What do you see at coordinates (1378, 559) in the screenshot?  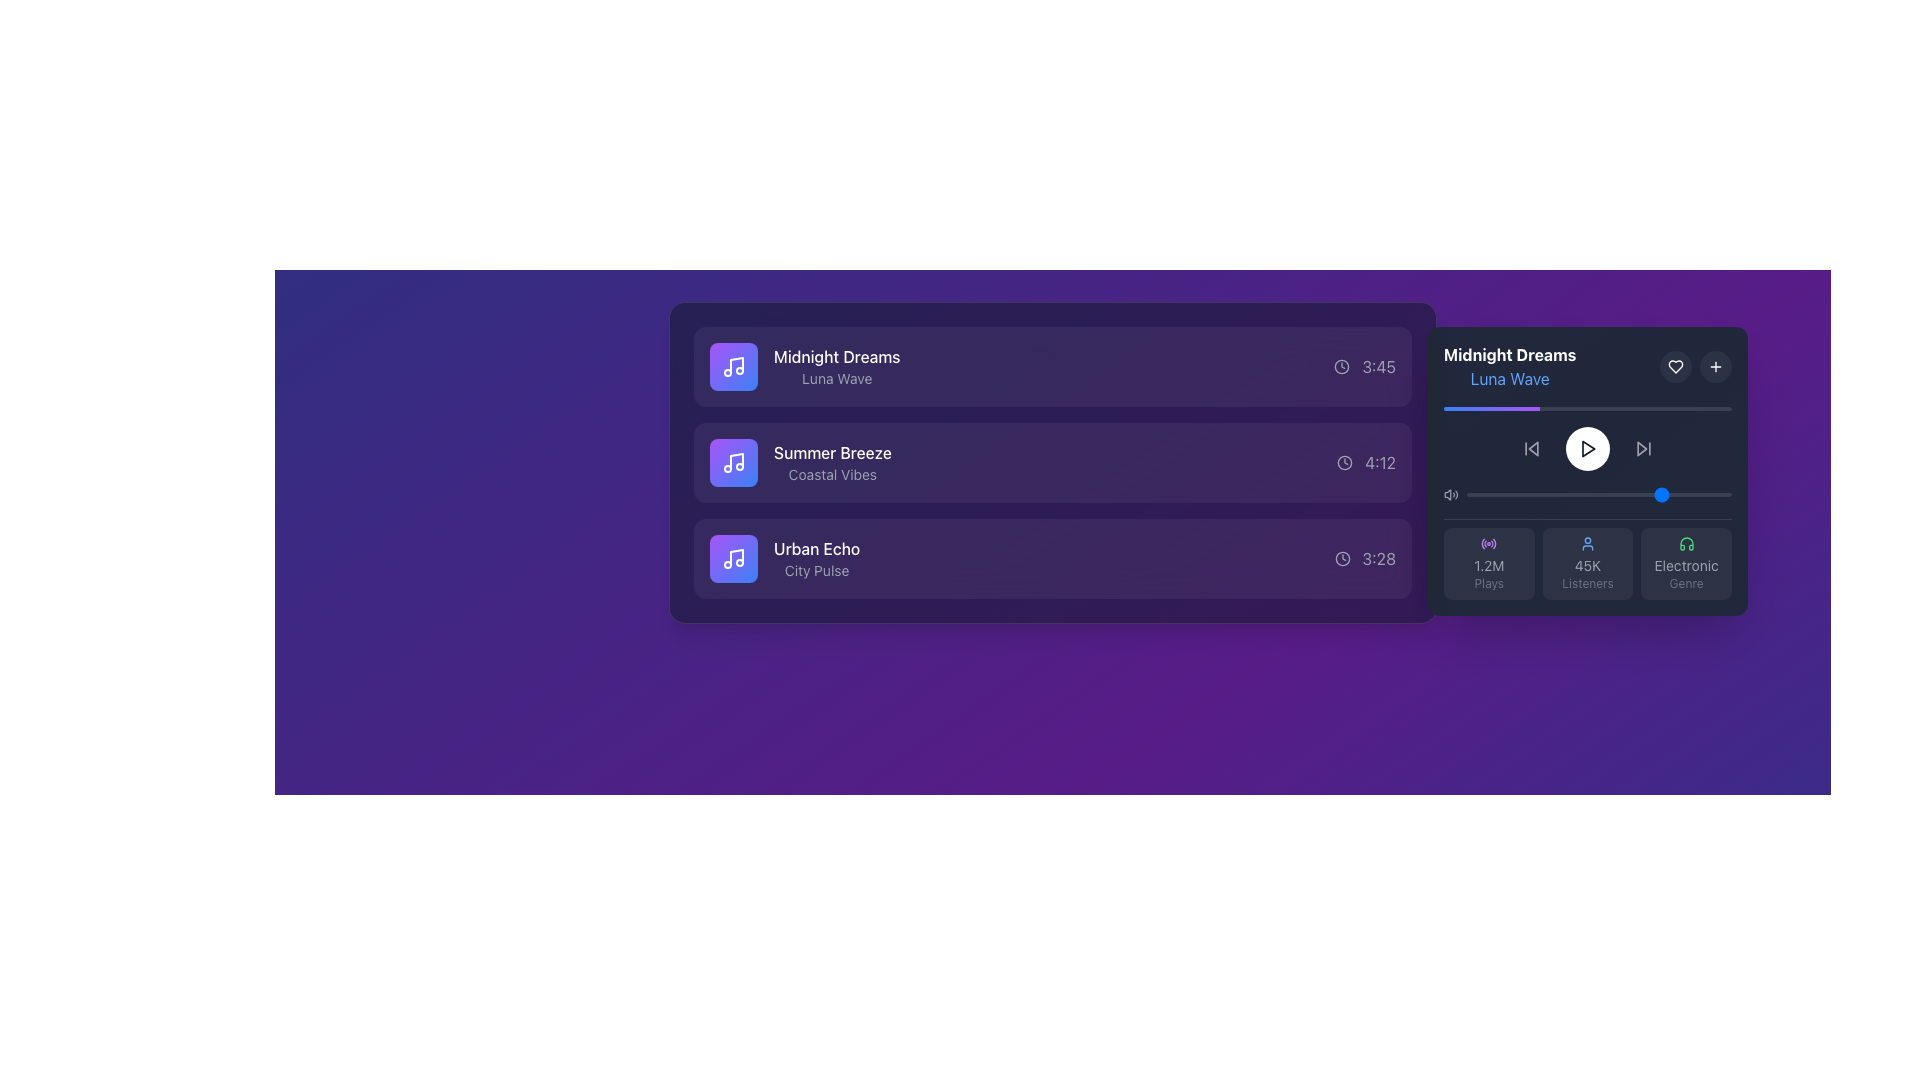 I see `the text label displaying the duration of the media item in the third row of the playlist, which is aligned with the clock icon` at bounding box center [1378, 559].